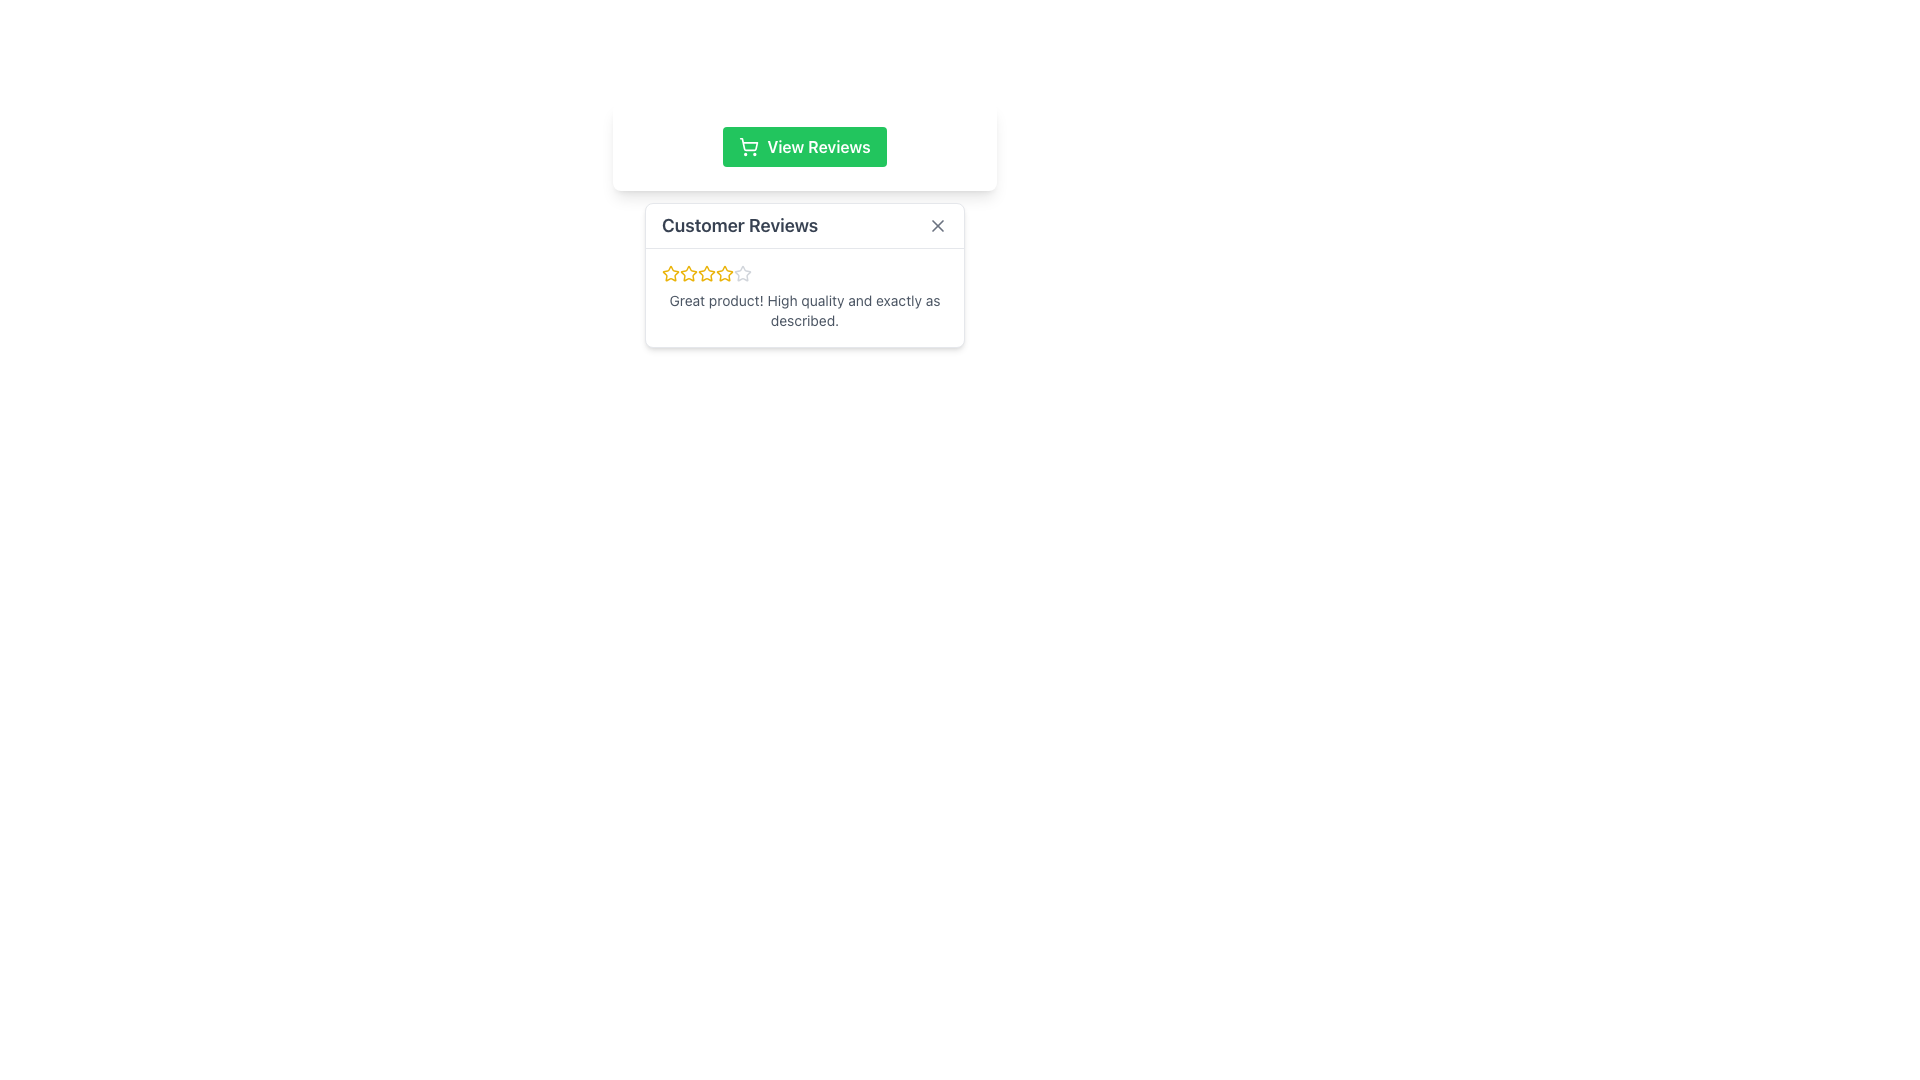  Describe the element at coordinates (936, 225) in the screenshot. I see `the close button located in the top-right corner of the customer review panel` at that location.